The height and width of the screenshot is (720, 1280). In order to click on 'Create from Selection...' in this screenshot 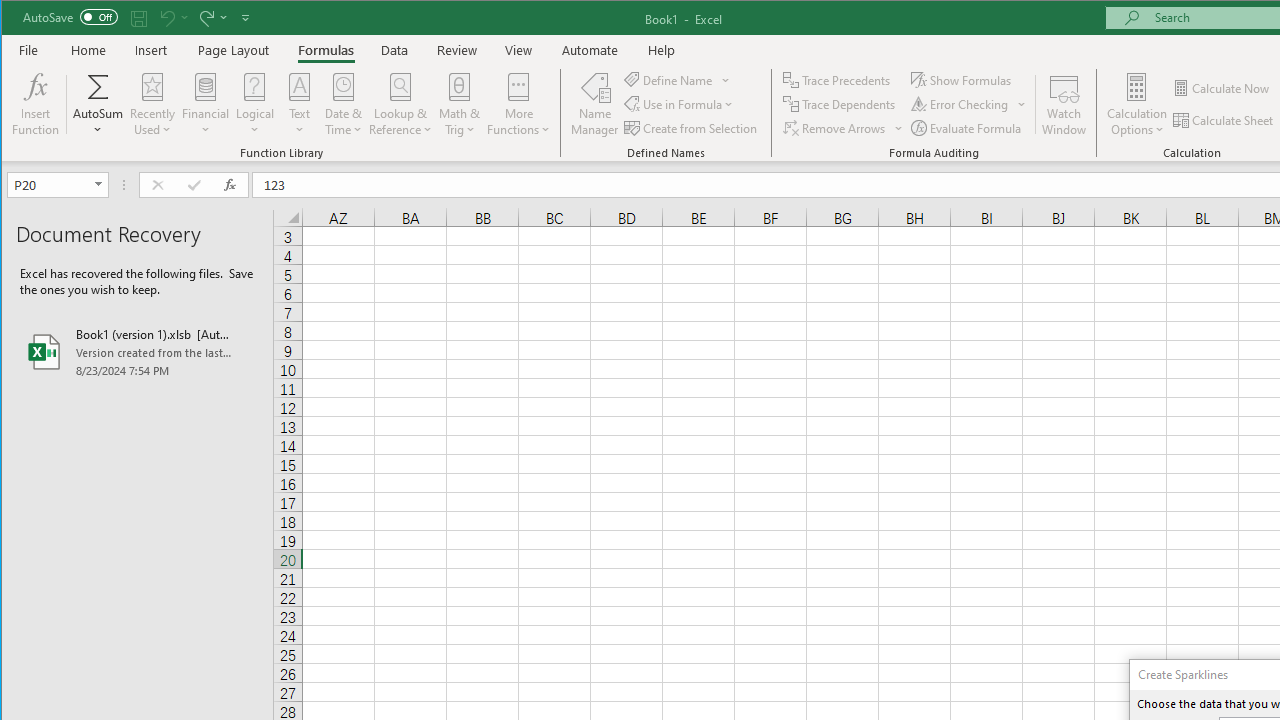, I will do `click(692, 128)`.